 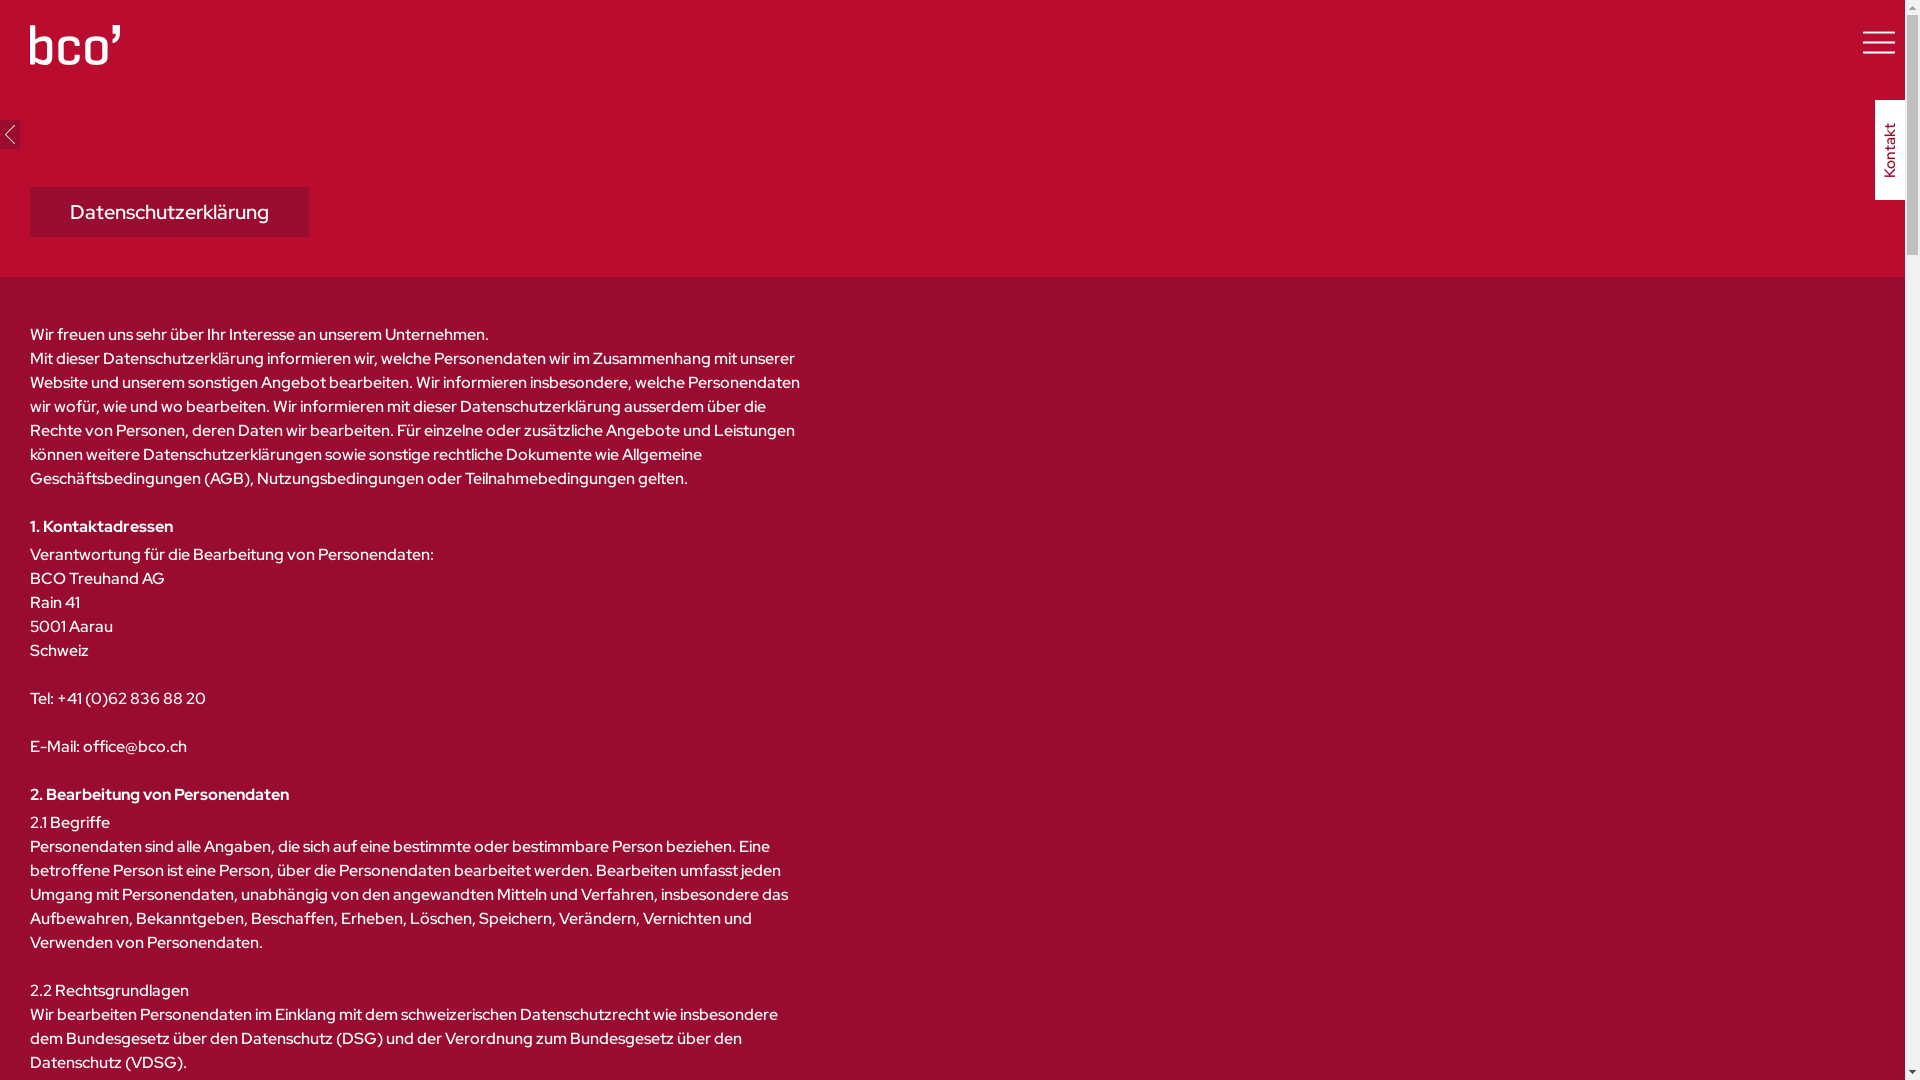 I want to click on 'office@bco.ch', so click(x=133, y=746).